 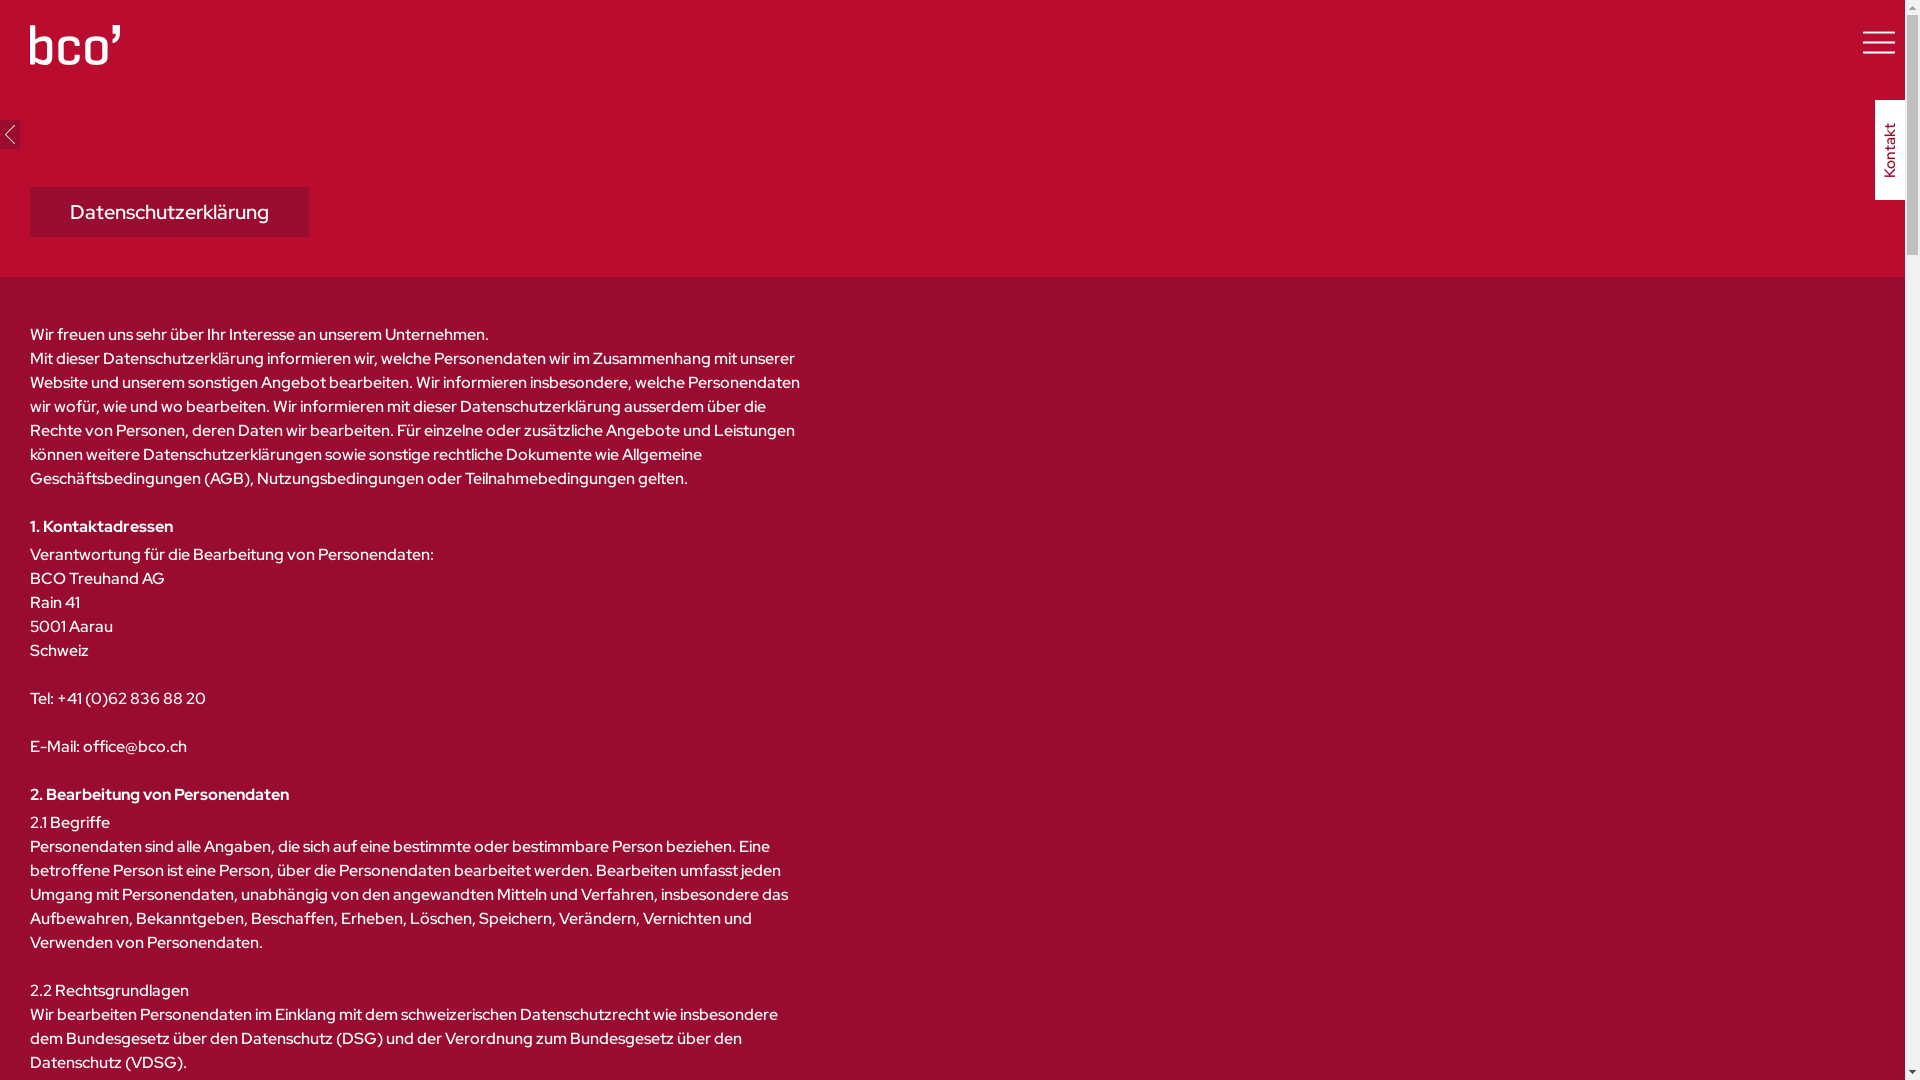 I want to click on 'office@bco.ch', so click(x=133, y=746).